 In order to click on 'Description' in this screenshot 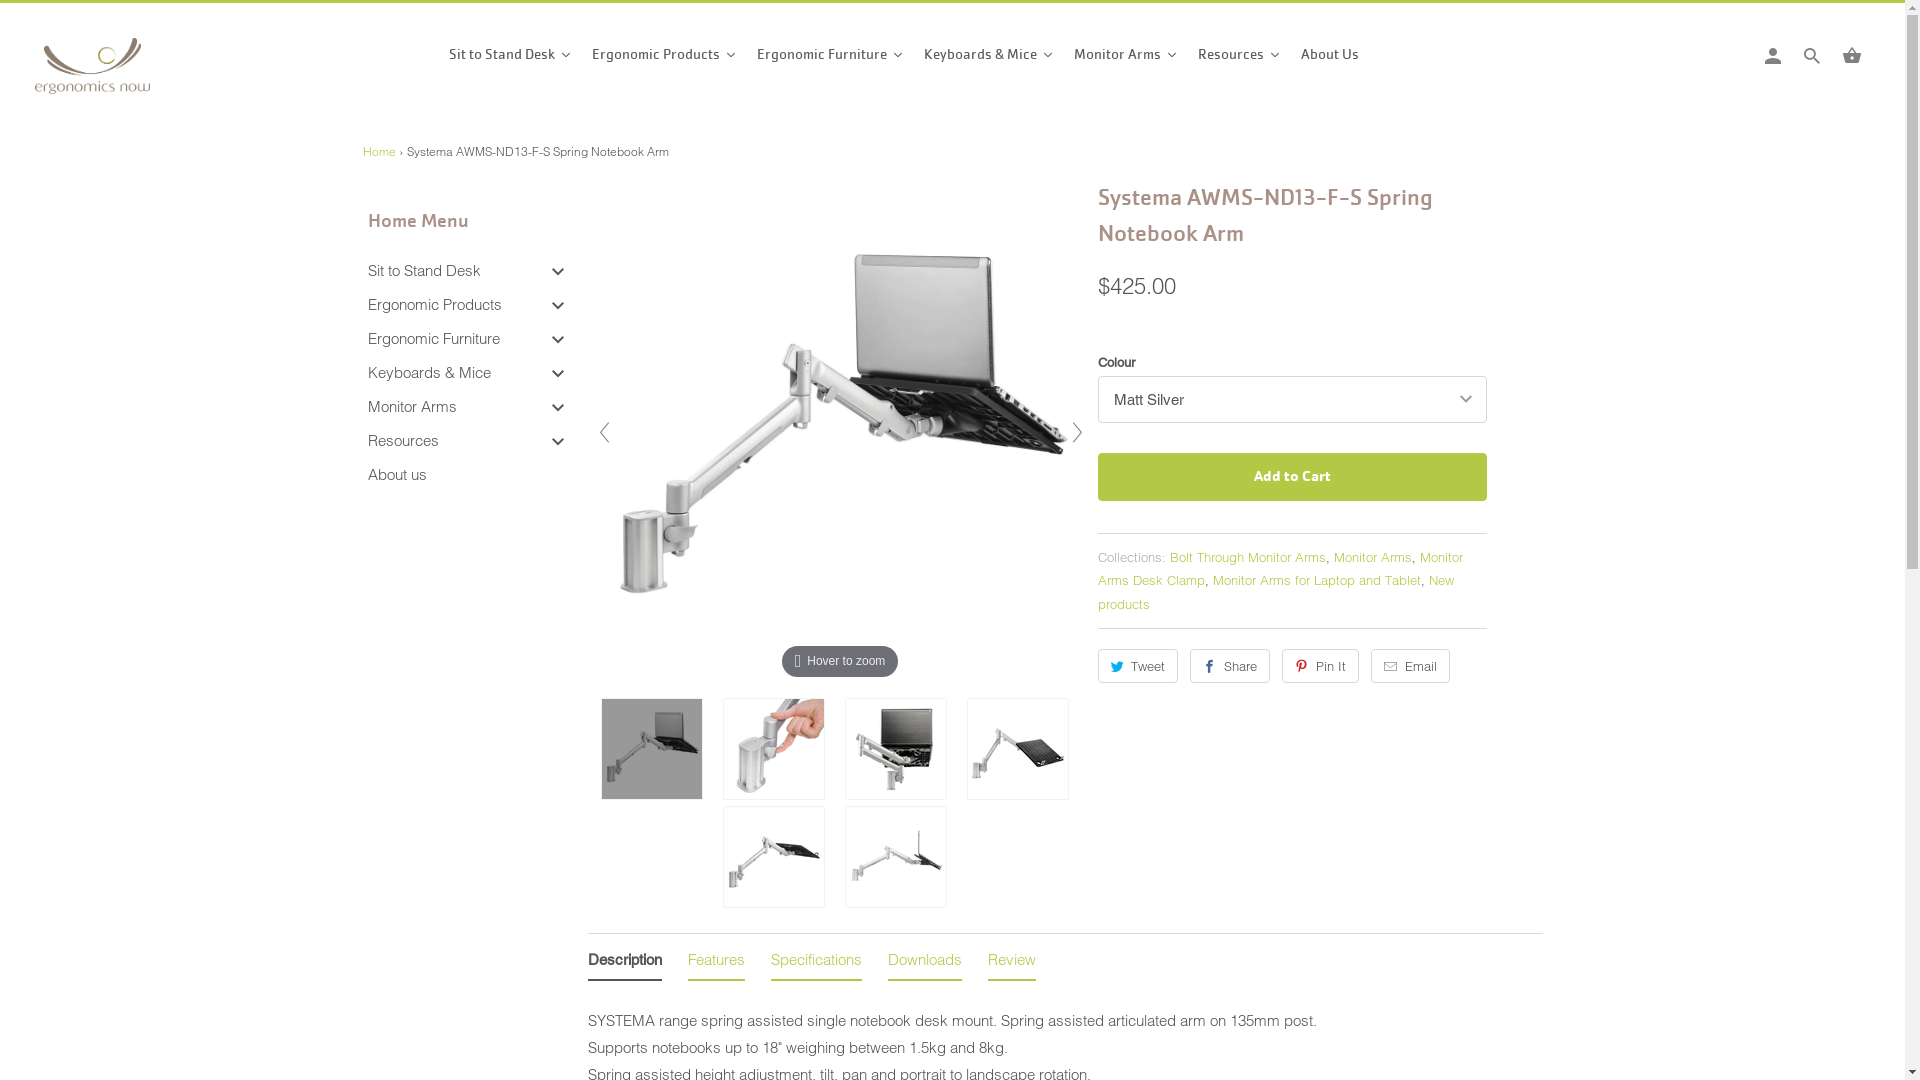, I will do `click(623, 962)`.